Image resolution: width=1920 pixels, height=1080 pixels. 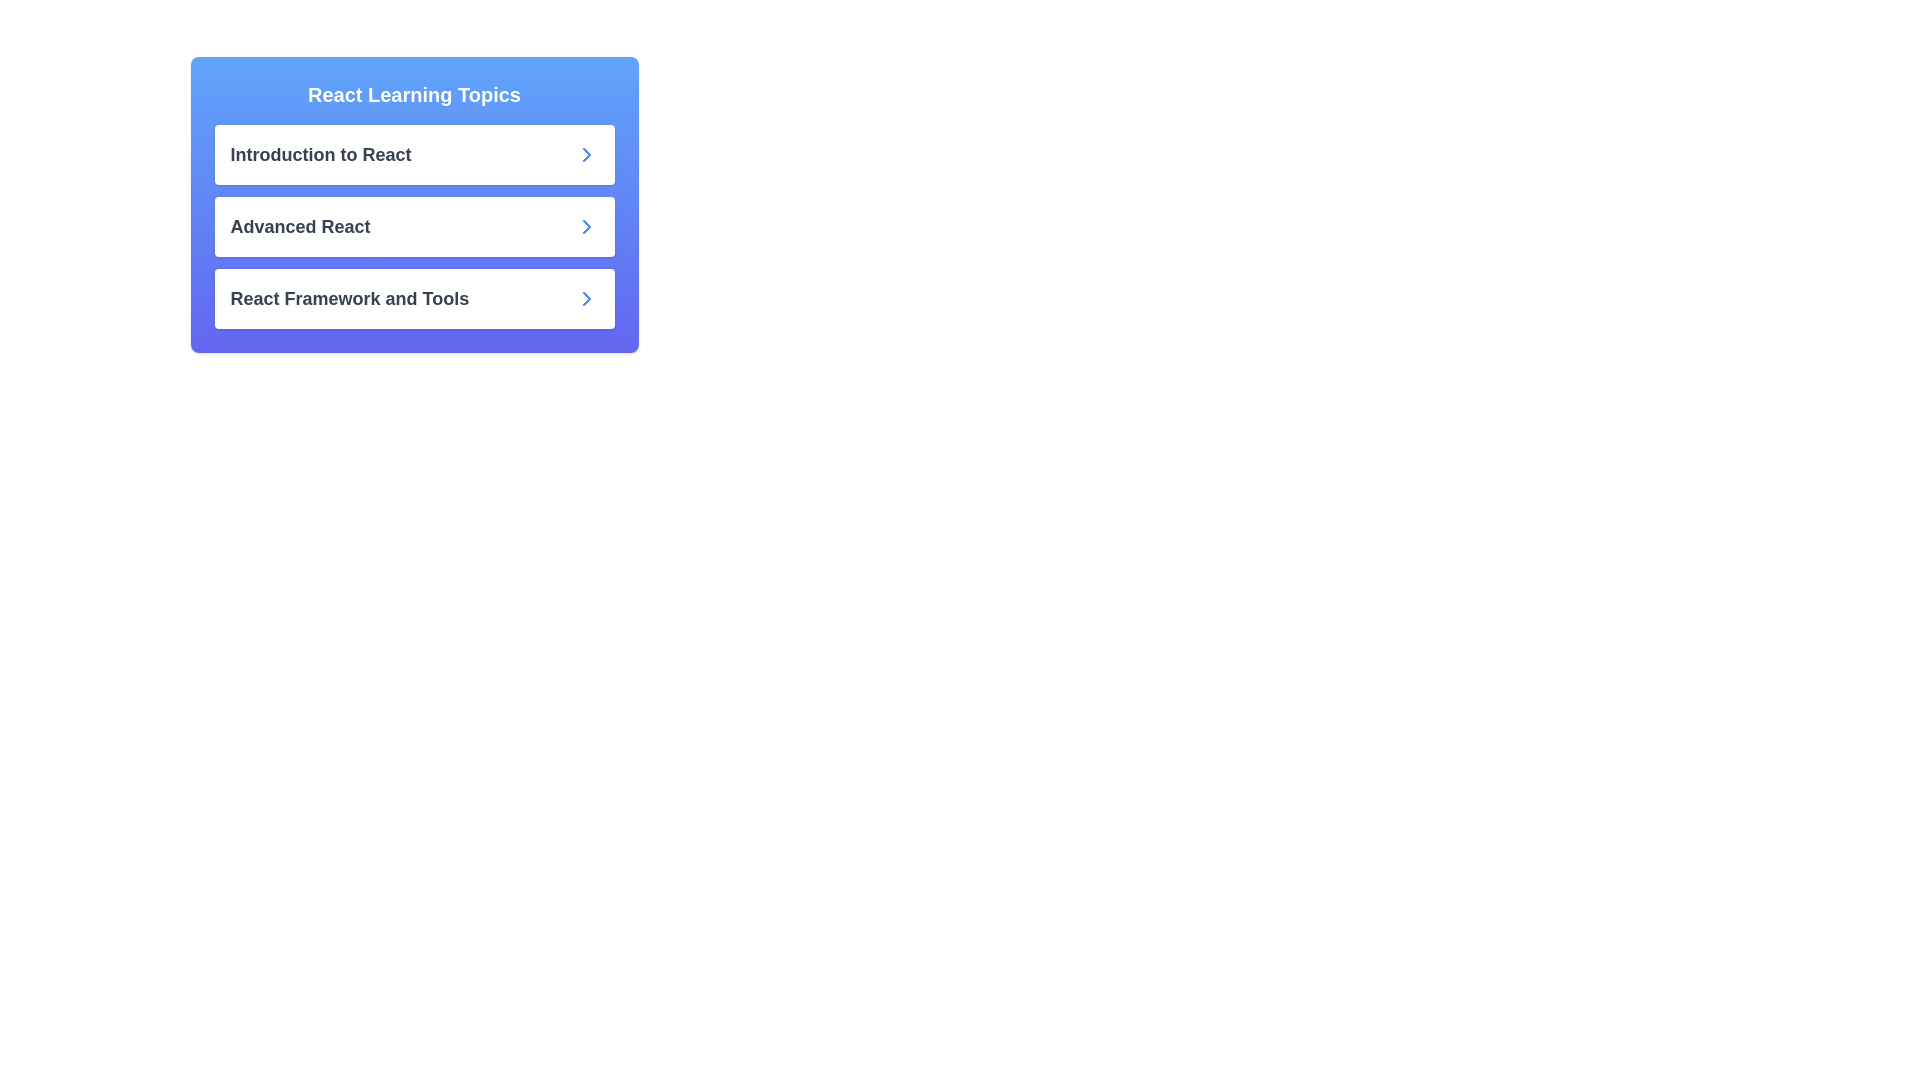 I want to click on arrow icon next to Advanced React to expand or collapse its details, so click(x=585, y=226).